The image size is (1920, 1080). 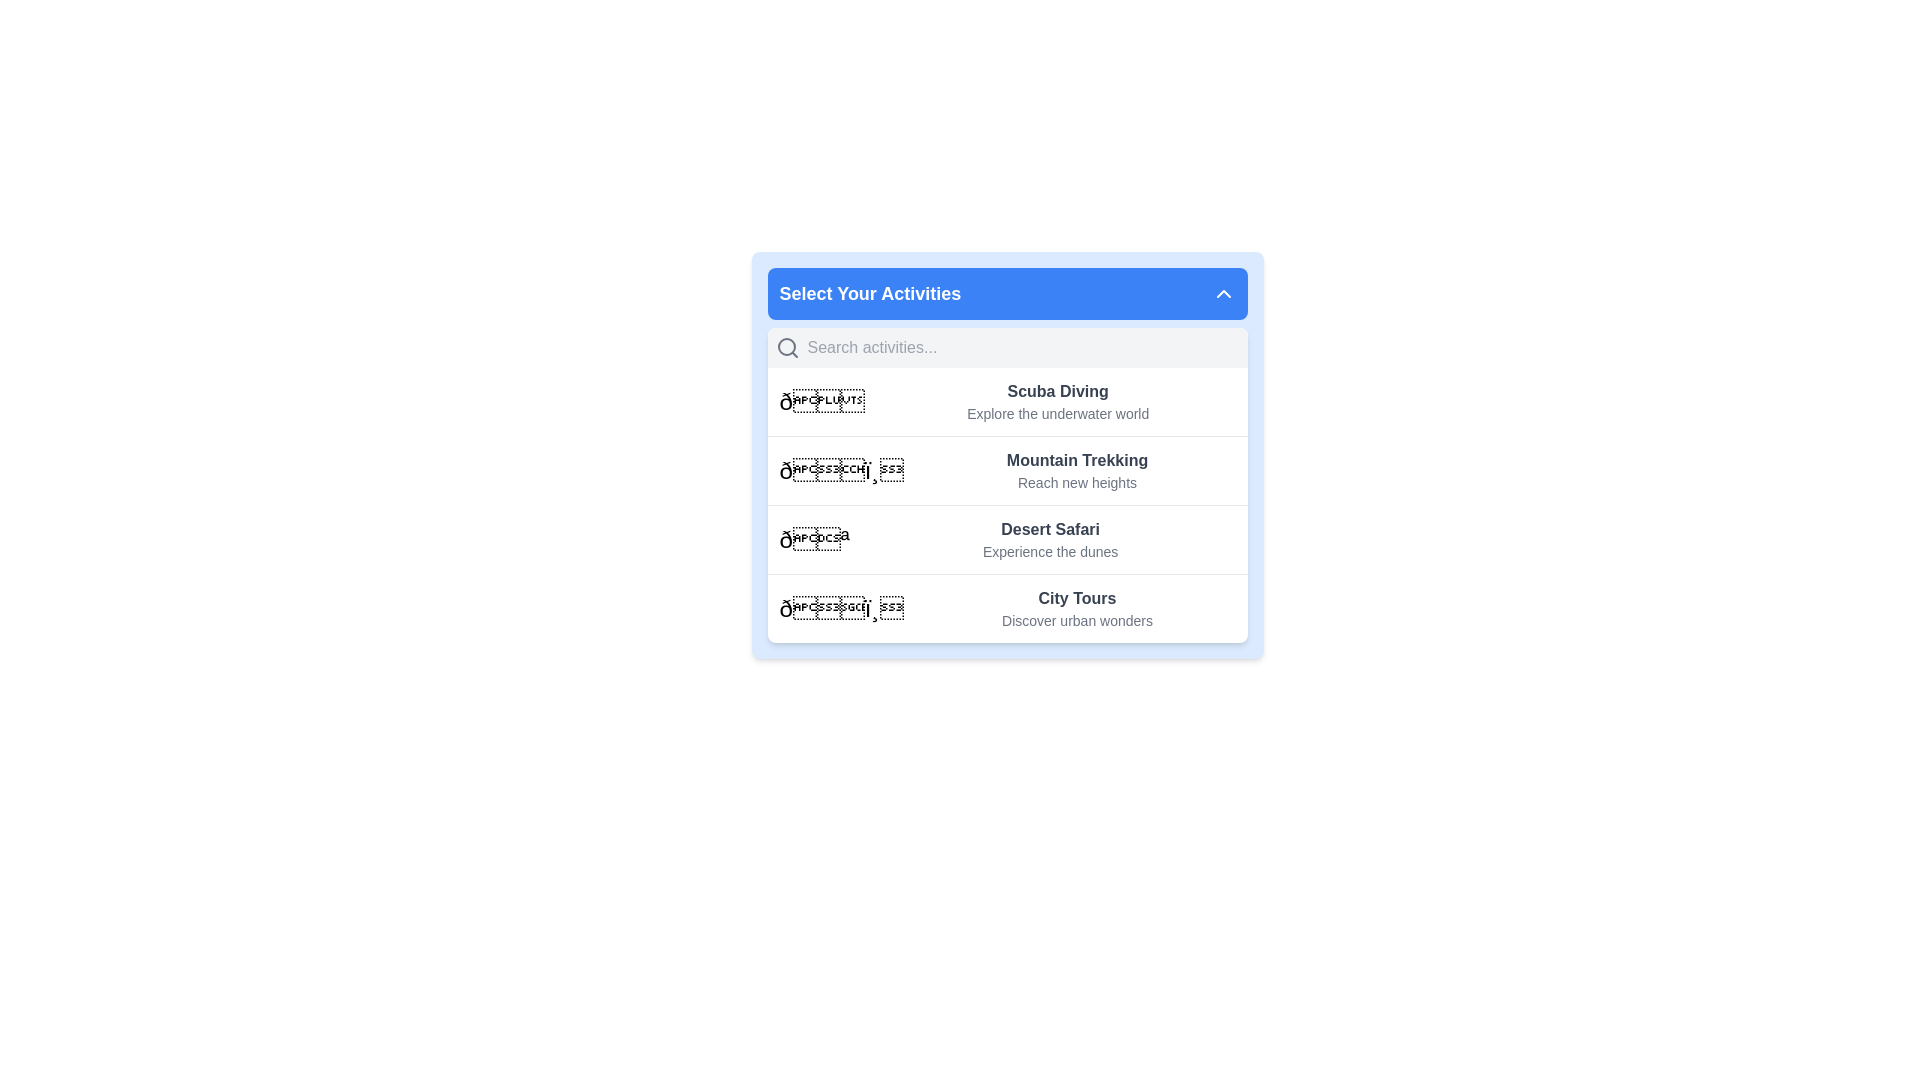 What do you see at coordinates (1075, 608) in the screenshot?
I see `the list item titled 'City Tours'` at bounding box center [1075, 608].